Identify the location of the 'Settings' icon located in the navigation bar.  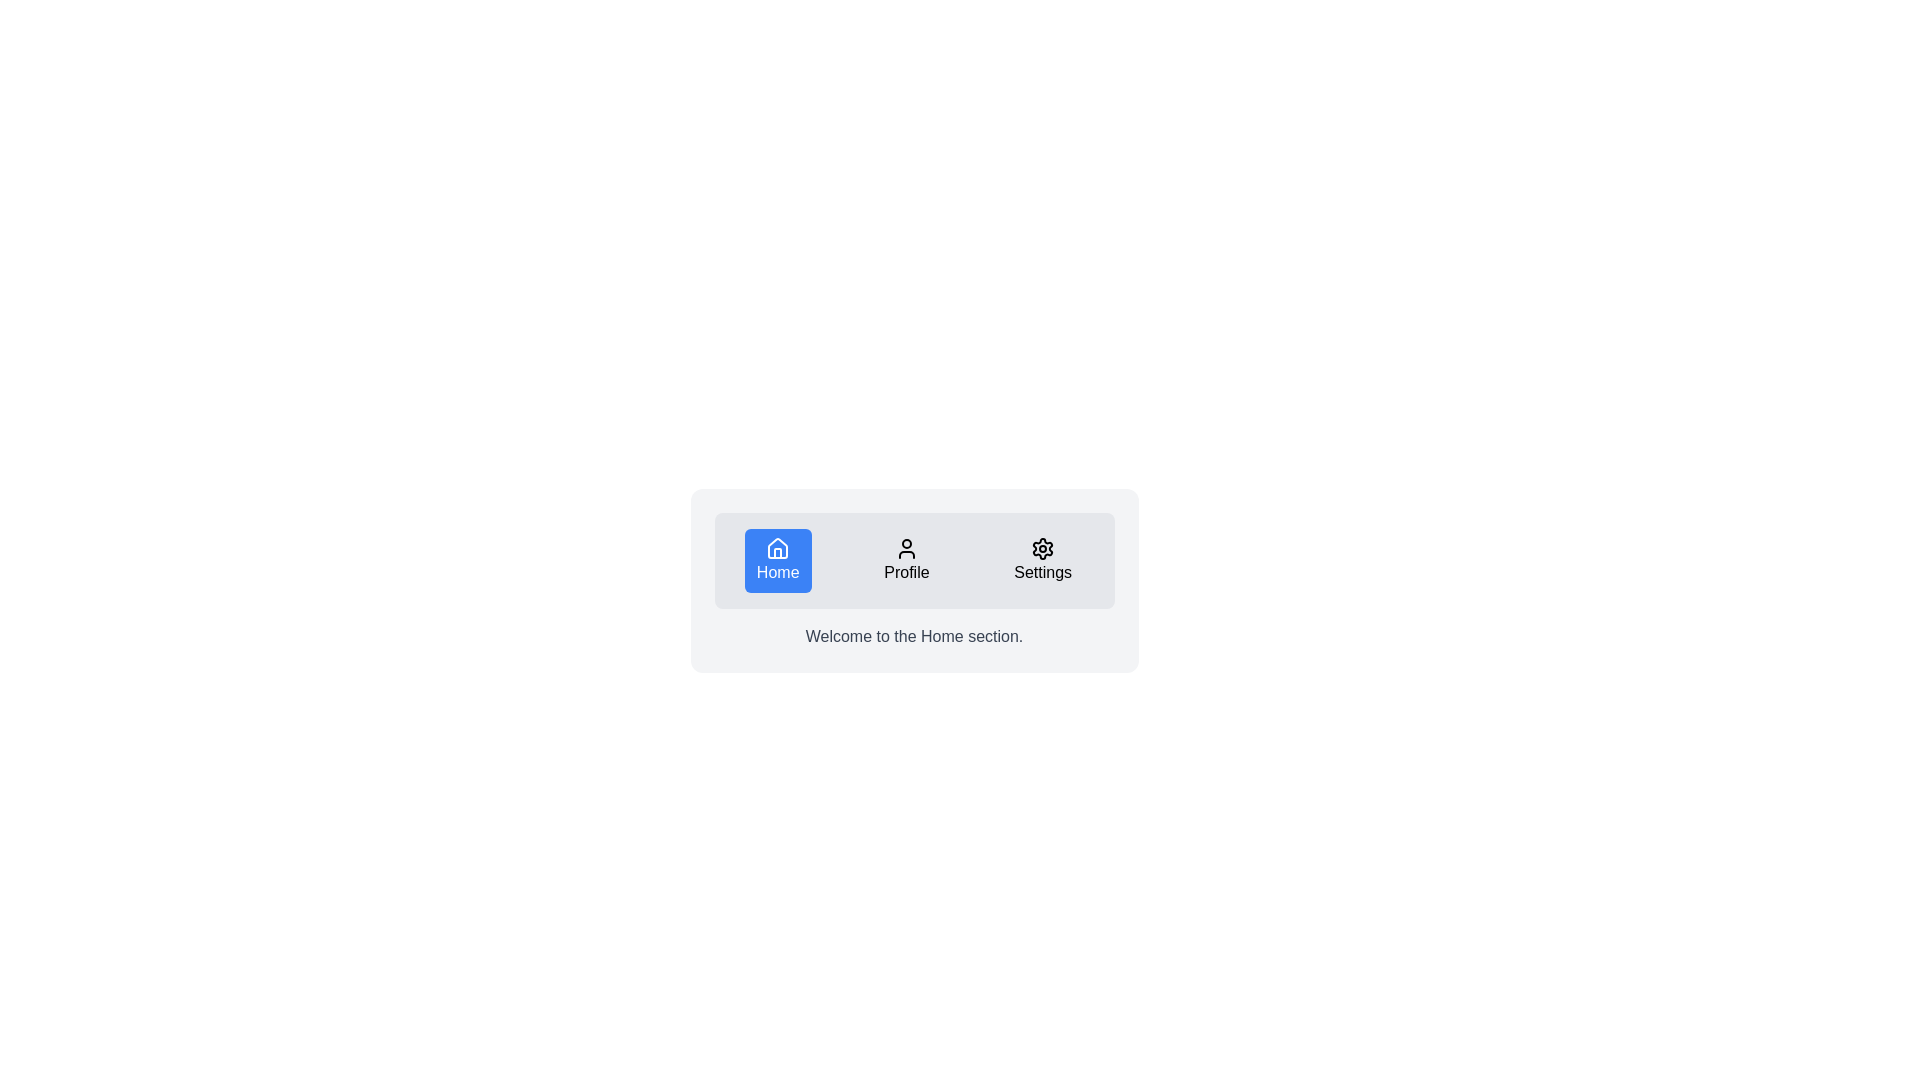
(1042, 548).